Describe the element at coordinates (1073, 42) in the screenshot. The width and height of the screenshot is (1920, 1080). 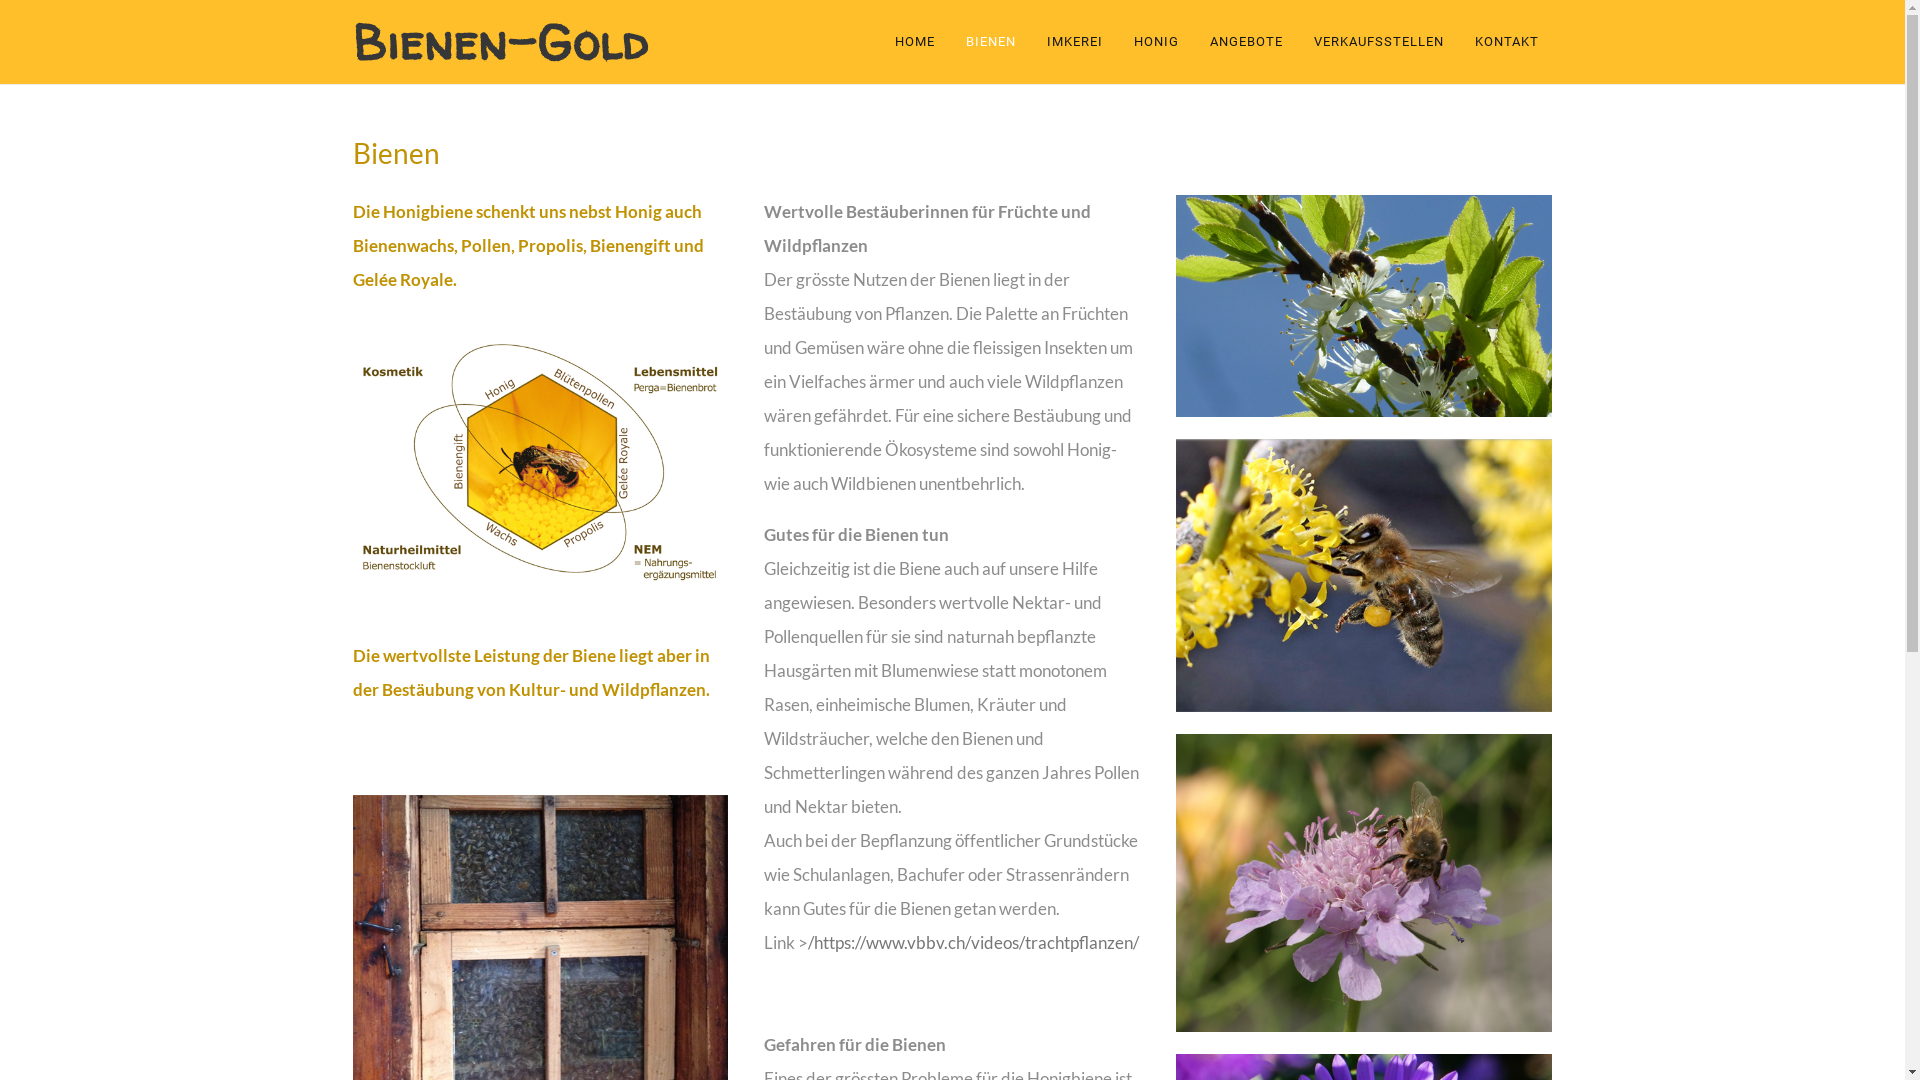
I see `'IMKEREI'` at that location.